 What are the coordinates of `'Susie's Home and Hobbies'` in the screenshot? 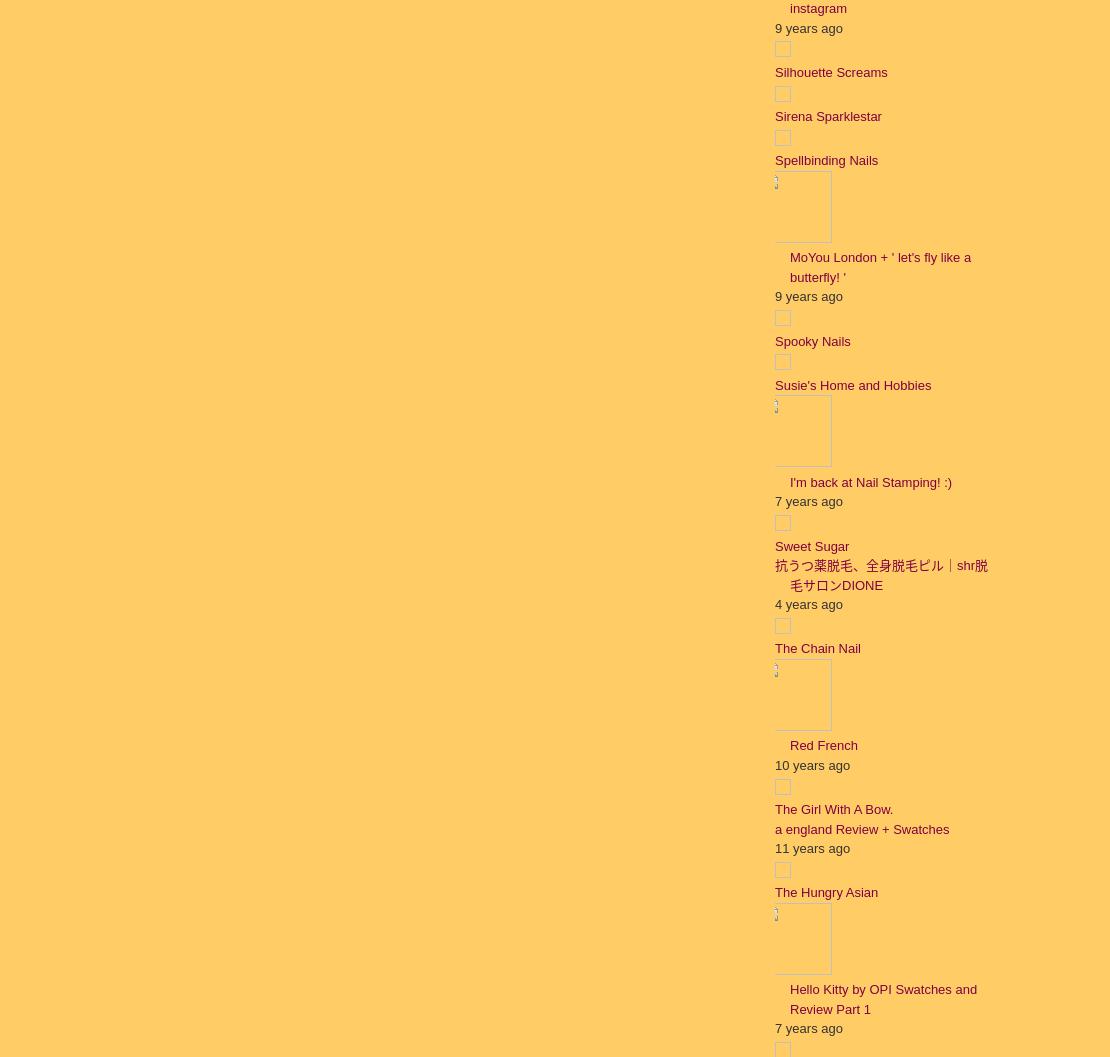 It's located at (852, 383).